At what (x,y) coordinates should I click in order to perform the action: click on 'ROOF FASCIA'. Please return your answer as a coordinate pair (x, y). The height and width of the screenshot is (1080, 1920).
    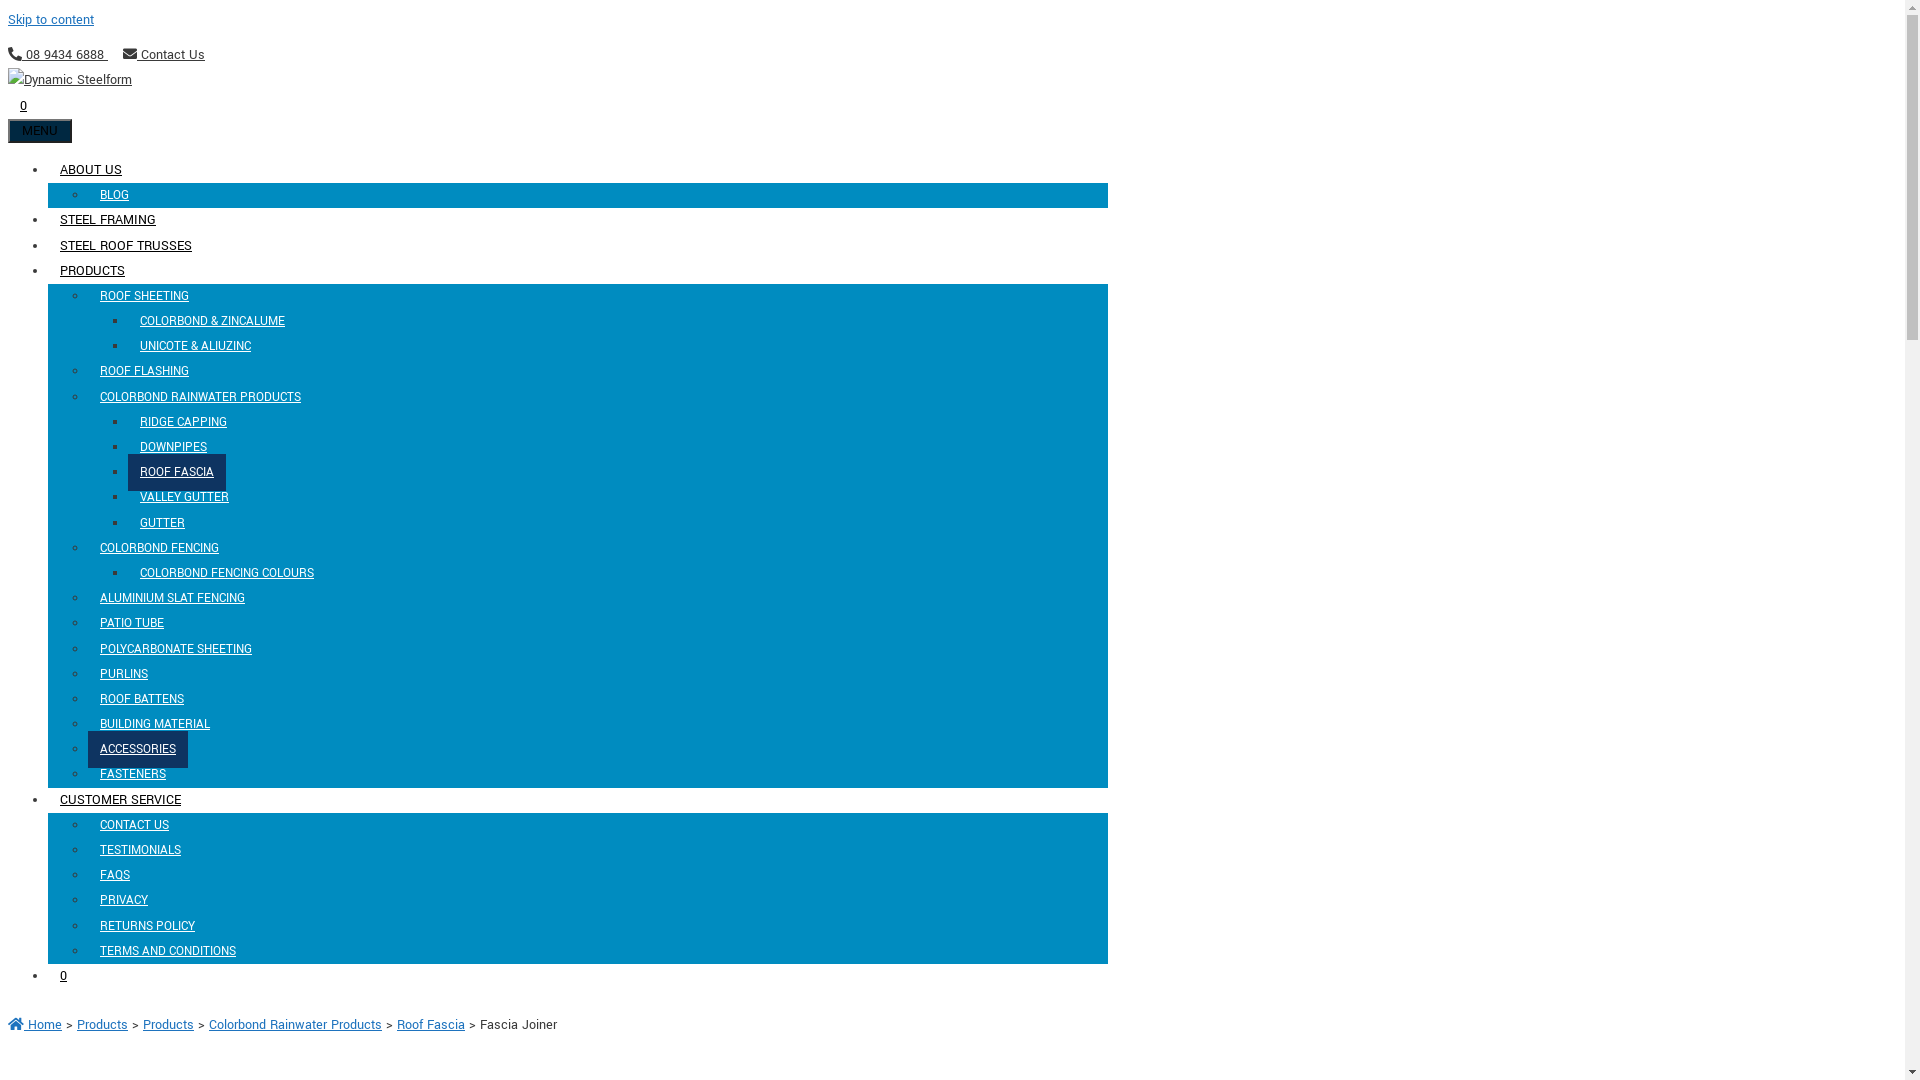
    Looking at the image, I should click on (177, 472).